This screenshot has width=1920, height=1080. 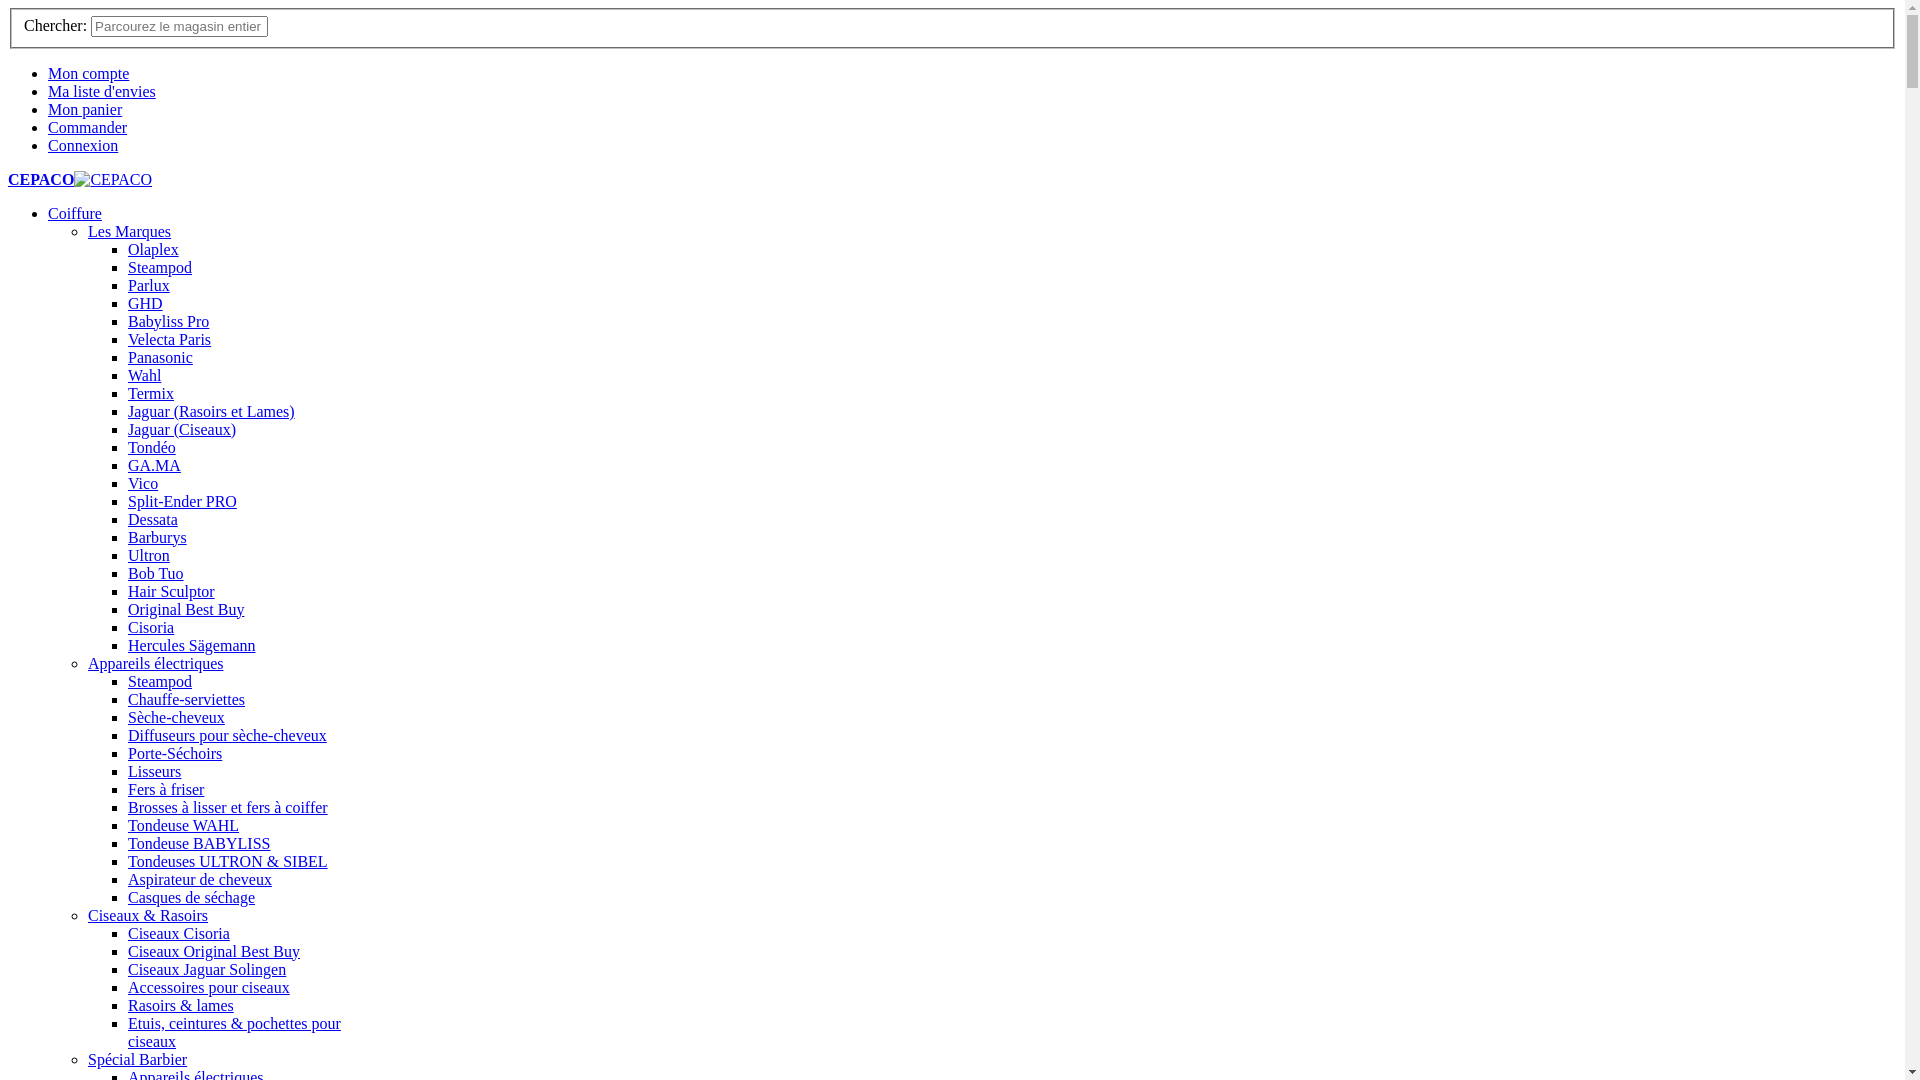 What do you see at coordinates (81, 144) in the screenshot?
I see `'Connexion'` at bounding box center [81, 144].